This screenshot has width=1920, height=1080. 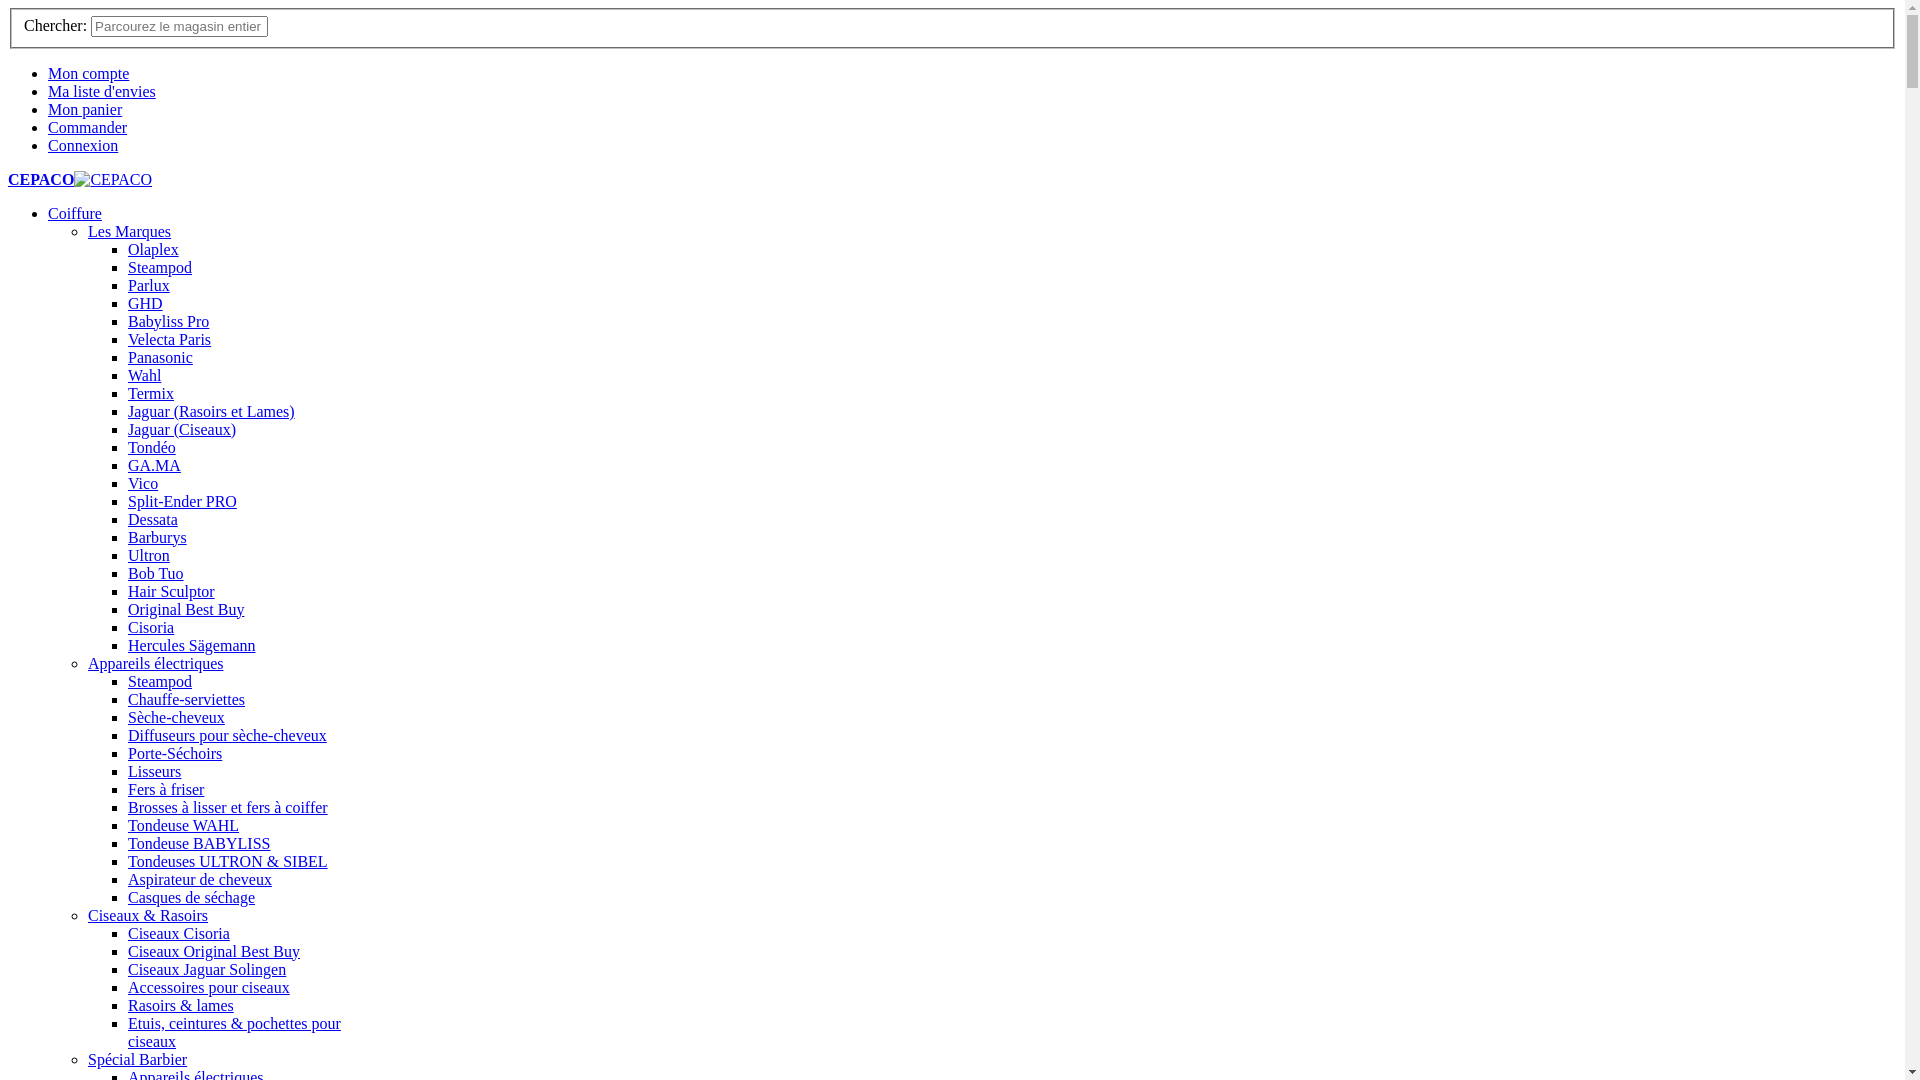 What do you see at coordinates (81, 144) in the screenshot?
I see `'Connexion'` at bounding box center [81, 144].